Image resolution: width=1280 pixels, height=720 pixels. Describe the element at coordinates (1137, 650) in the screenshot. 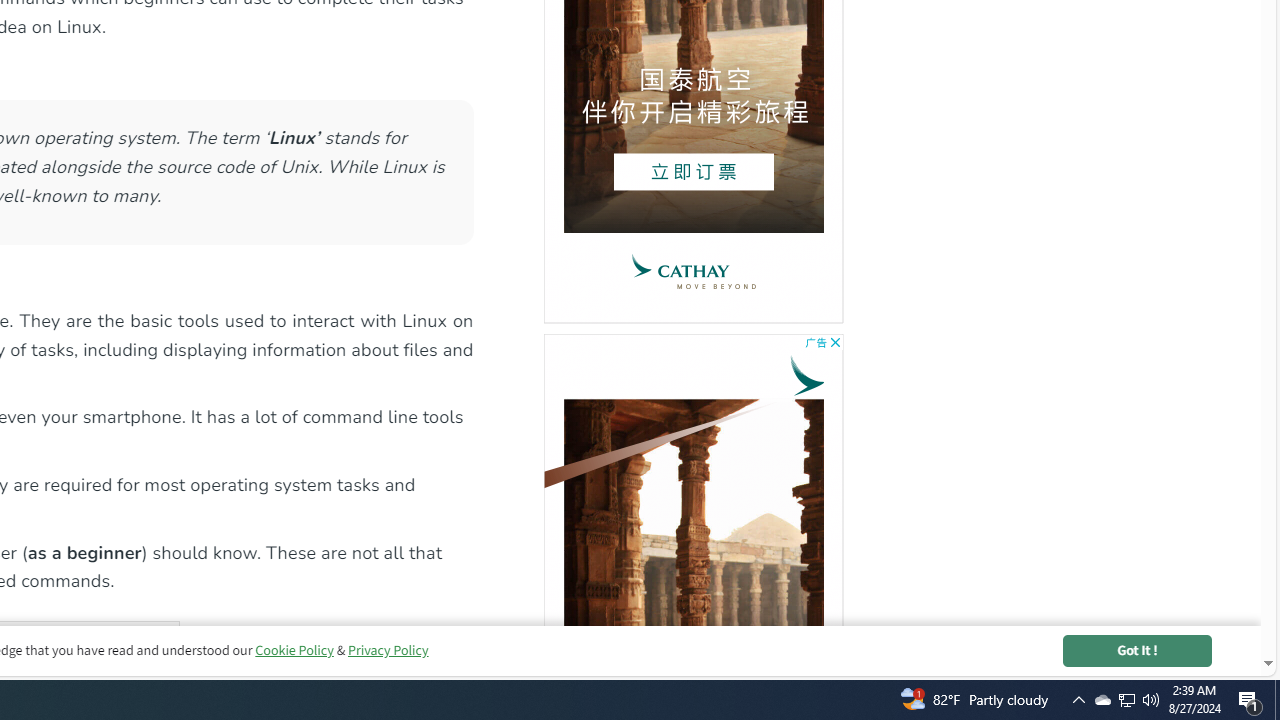

I see `'Got It !'` at that location.